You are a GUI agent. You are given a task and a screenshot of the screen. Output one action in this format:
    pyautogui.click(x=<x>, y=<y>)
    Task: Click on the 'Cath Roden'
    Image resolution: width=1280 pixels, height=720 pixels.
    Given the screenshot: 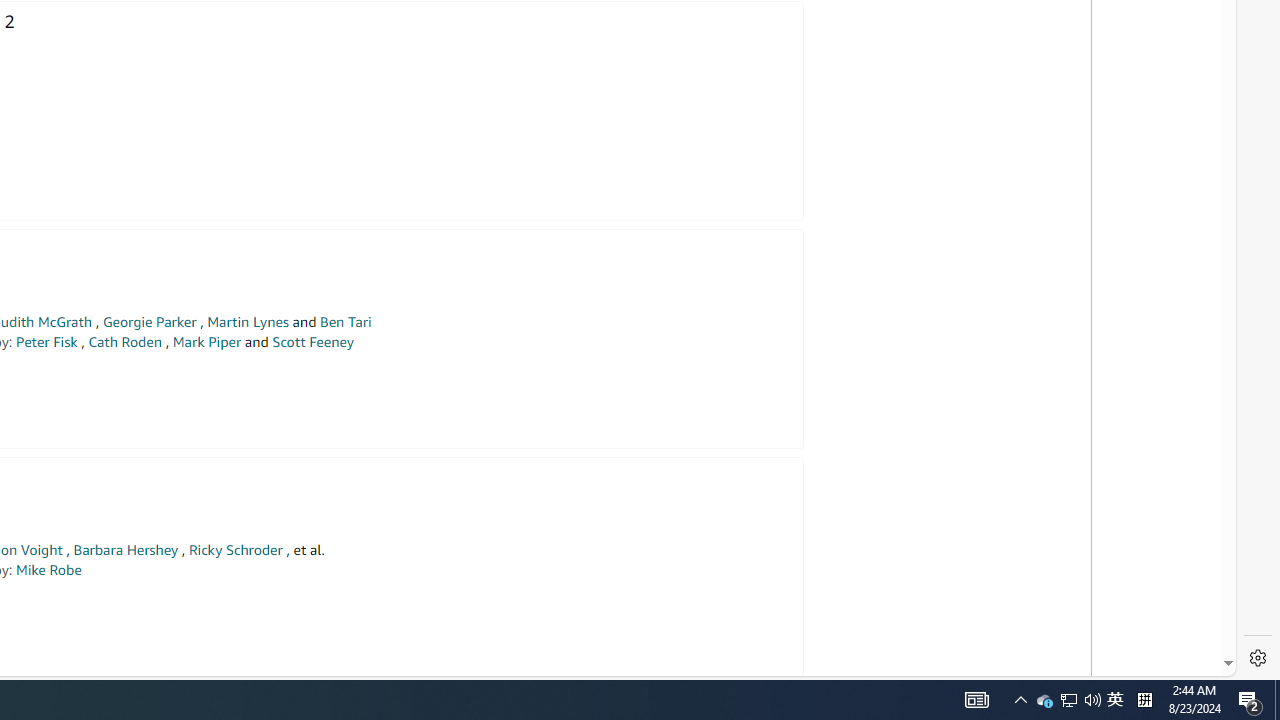 What is the action you would take?
    pyautogui.click(x=124, y=341)
    